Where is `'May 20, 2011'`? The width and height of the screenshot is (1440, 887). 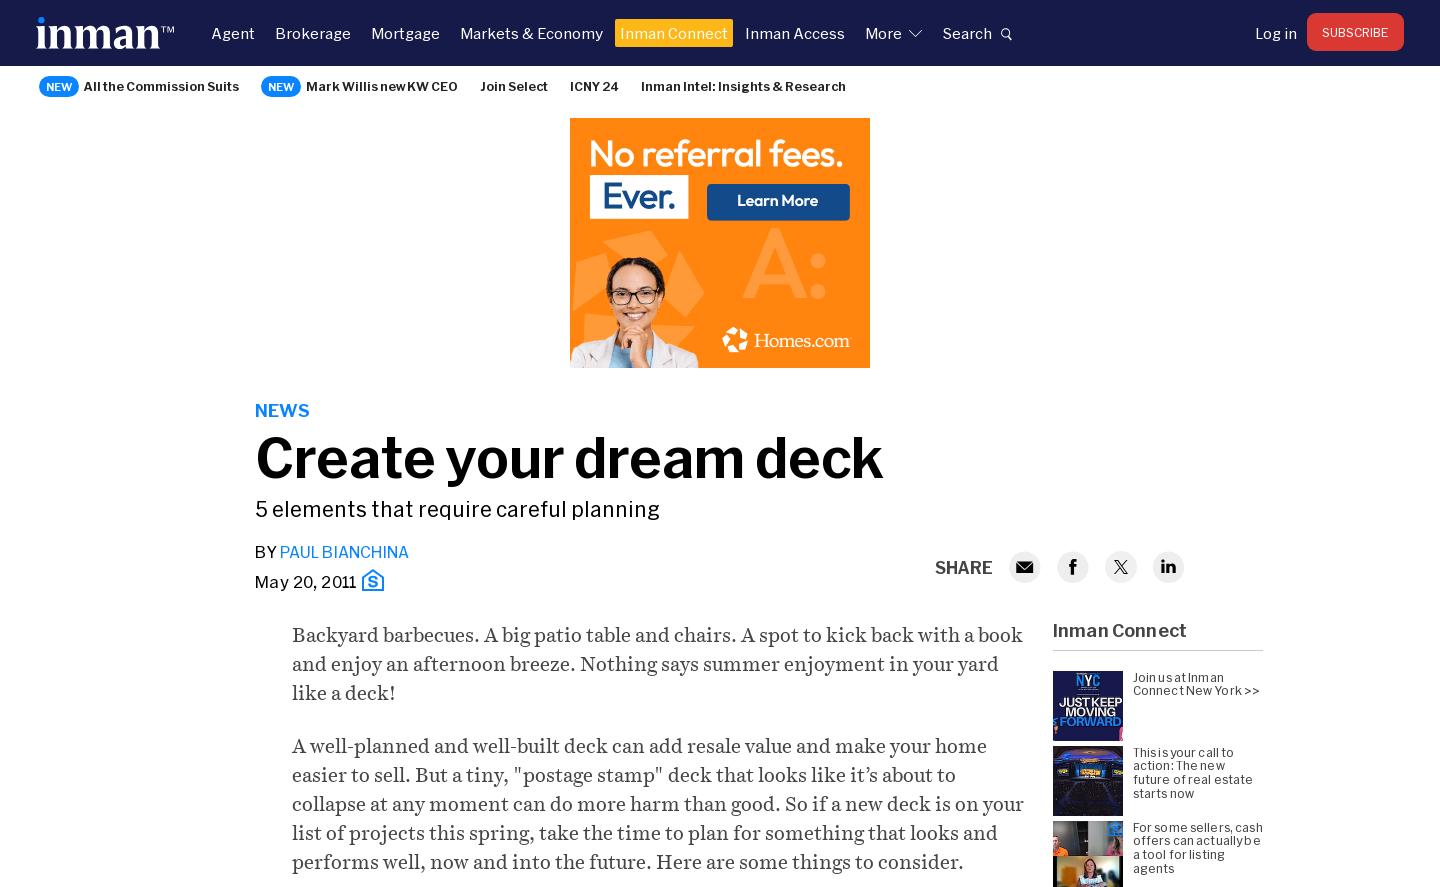
'May 20, 2011' is located at coordinates (254, 580).